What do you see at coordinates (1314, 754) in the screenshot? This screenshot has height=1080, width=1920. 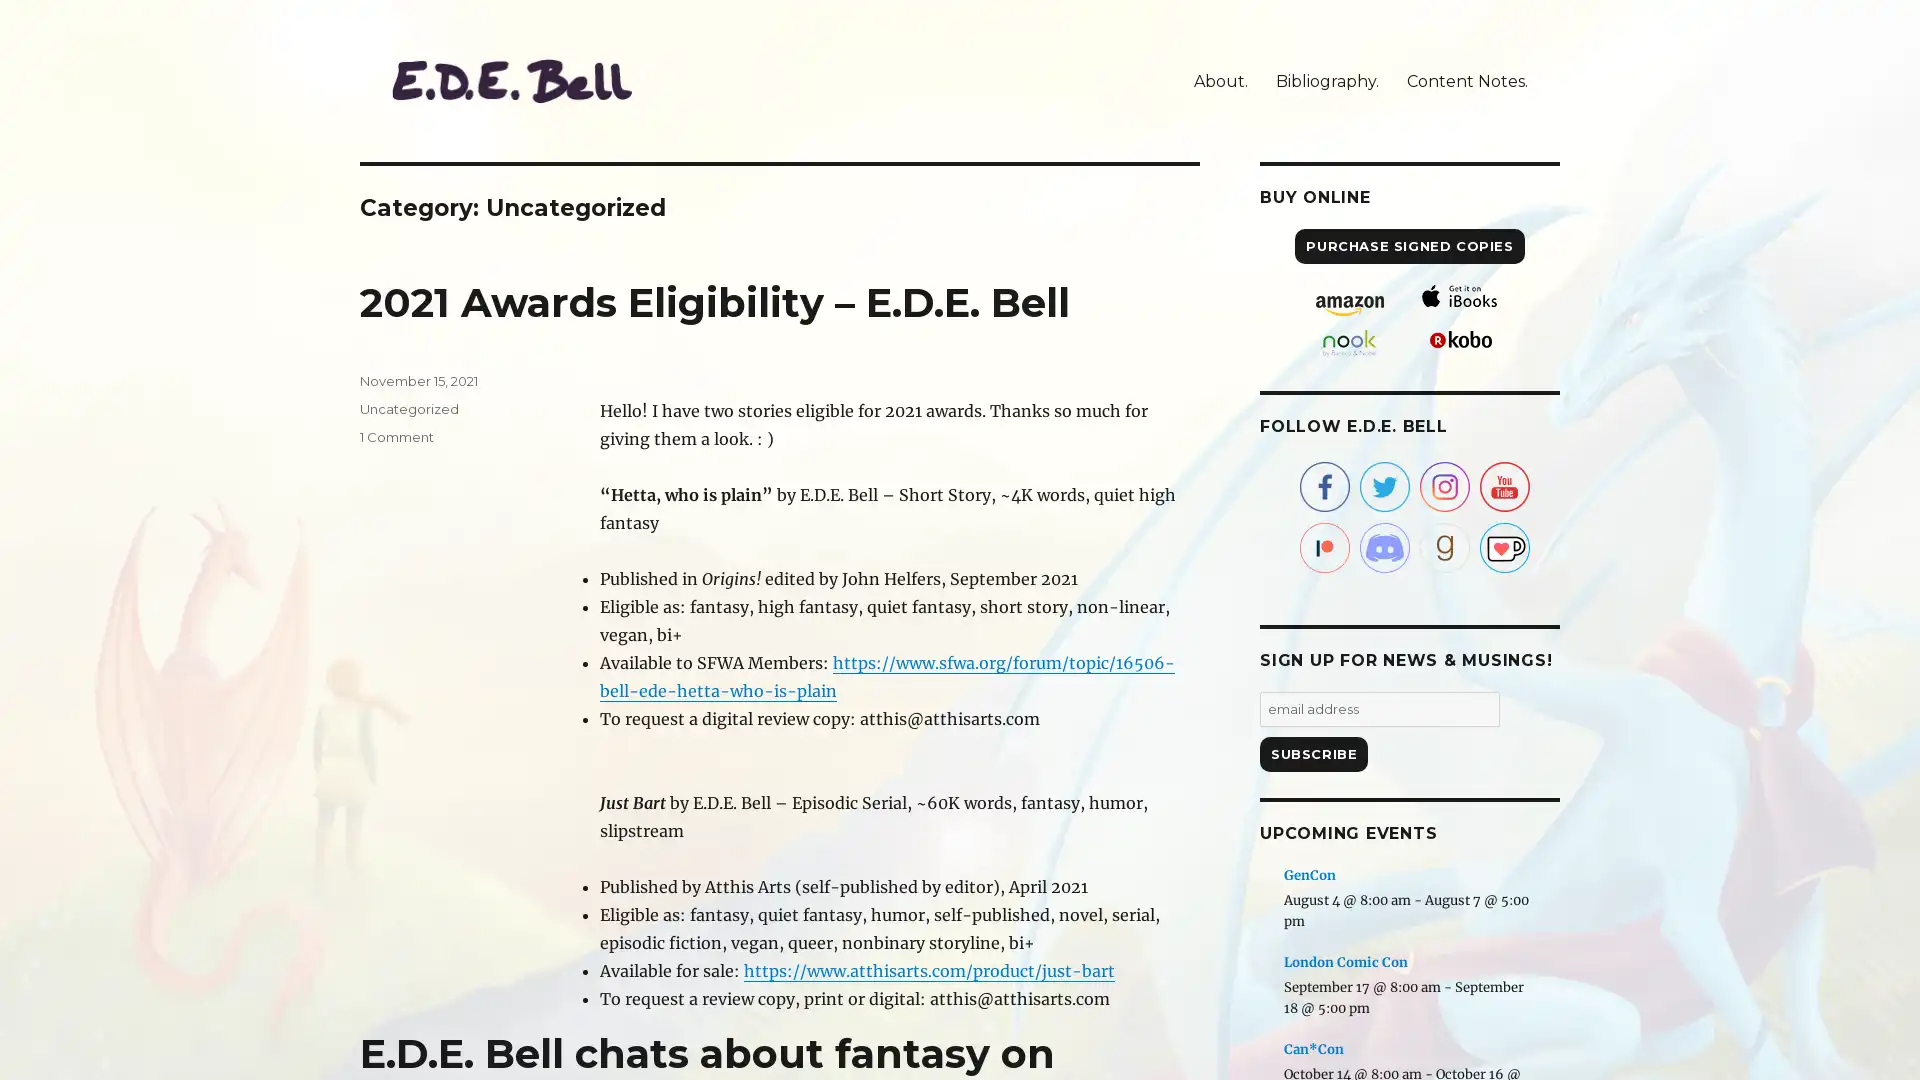 I see `Subscribe` at bounding box center [1314, 754].